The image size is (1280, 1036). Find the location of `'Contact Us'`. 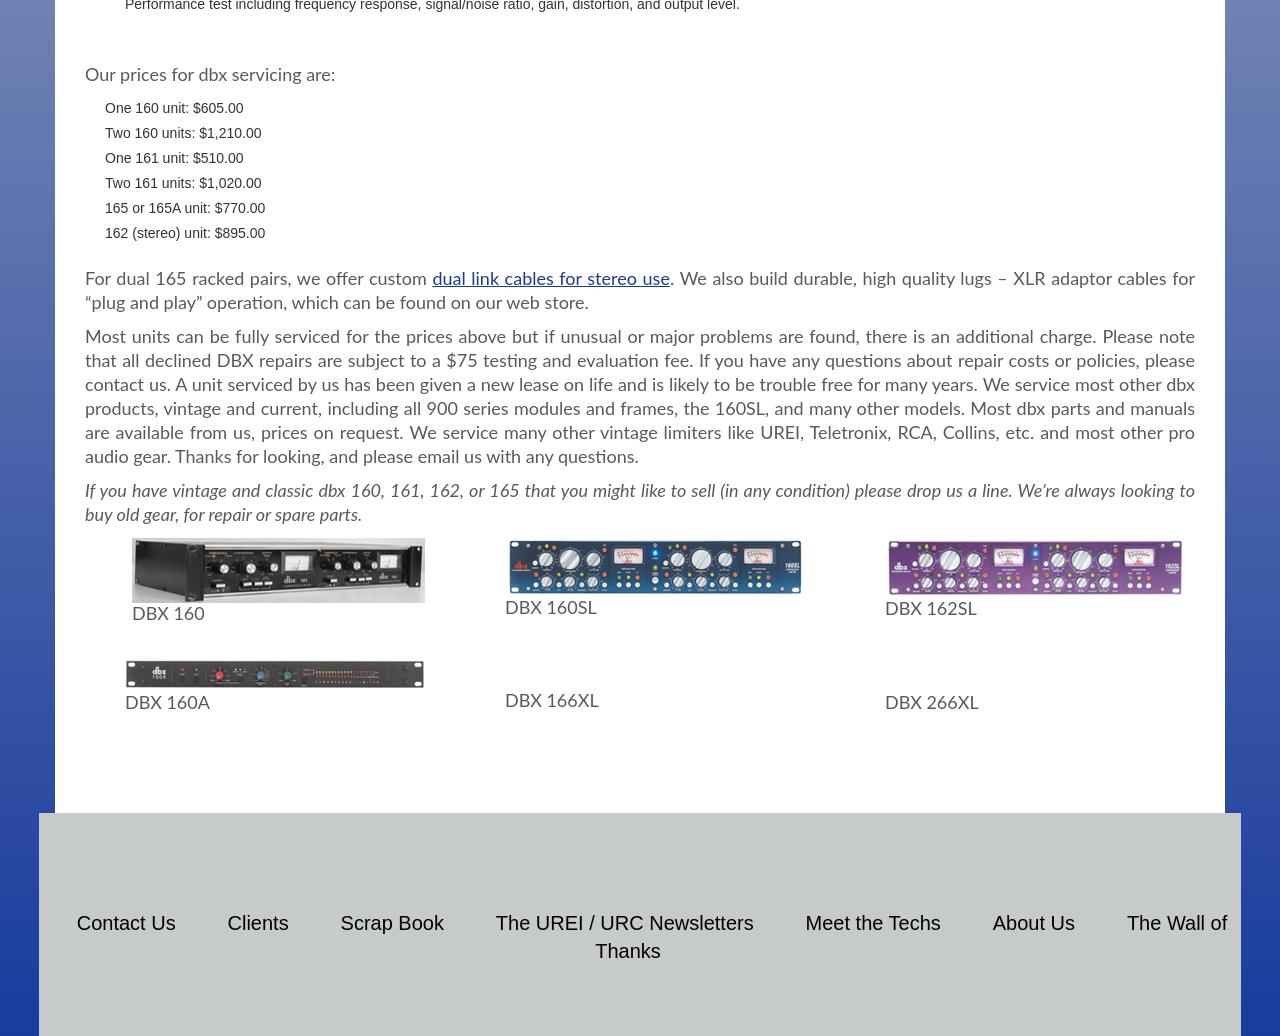

'Contact Us' is located at coordinates (76, 922).